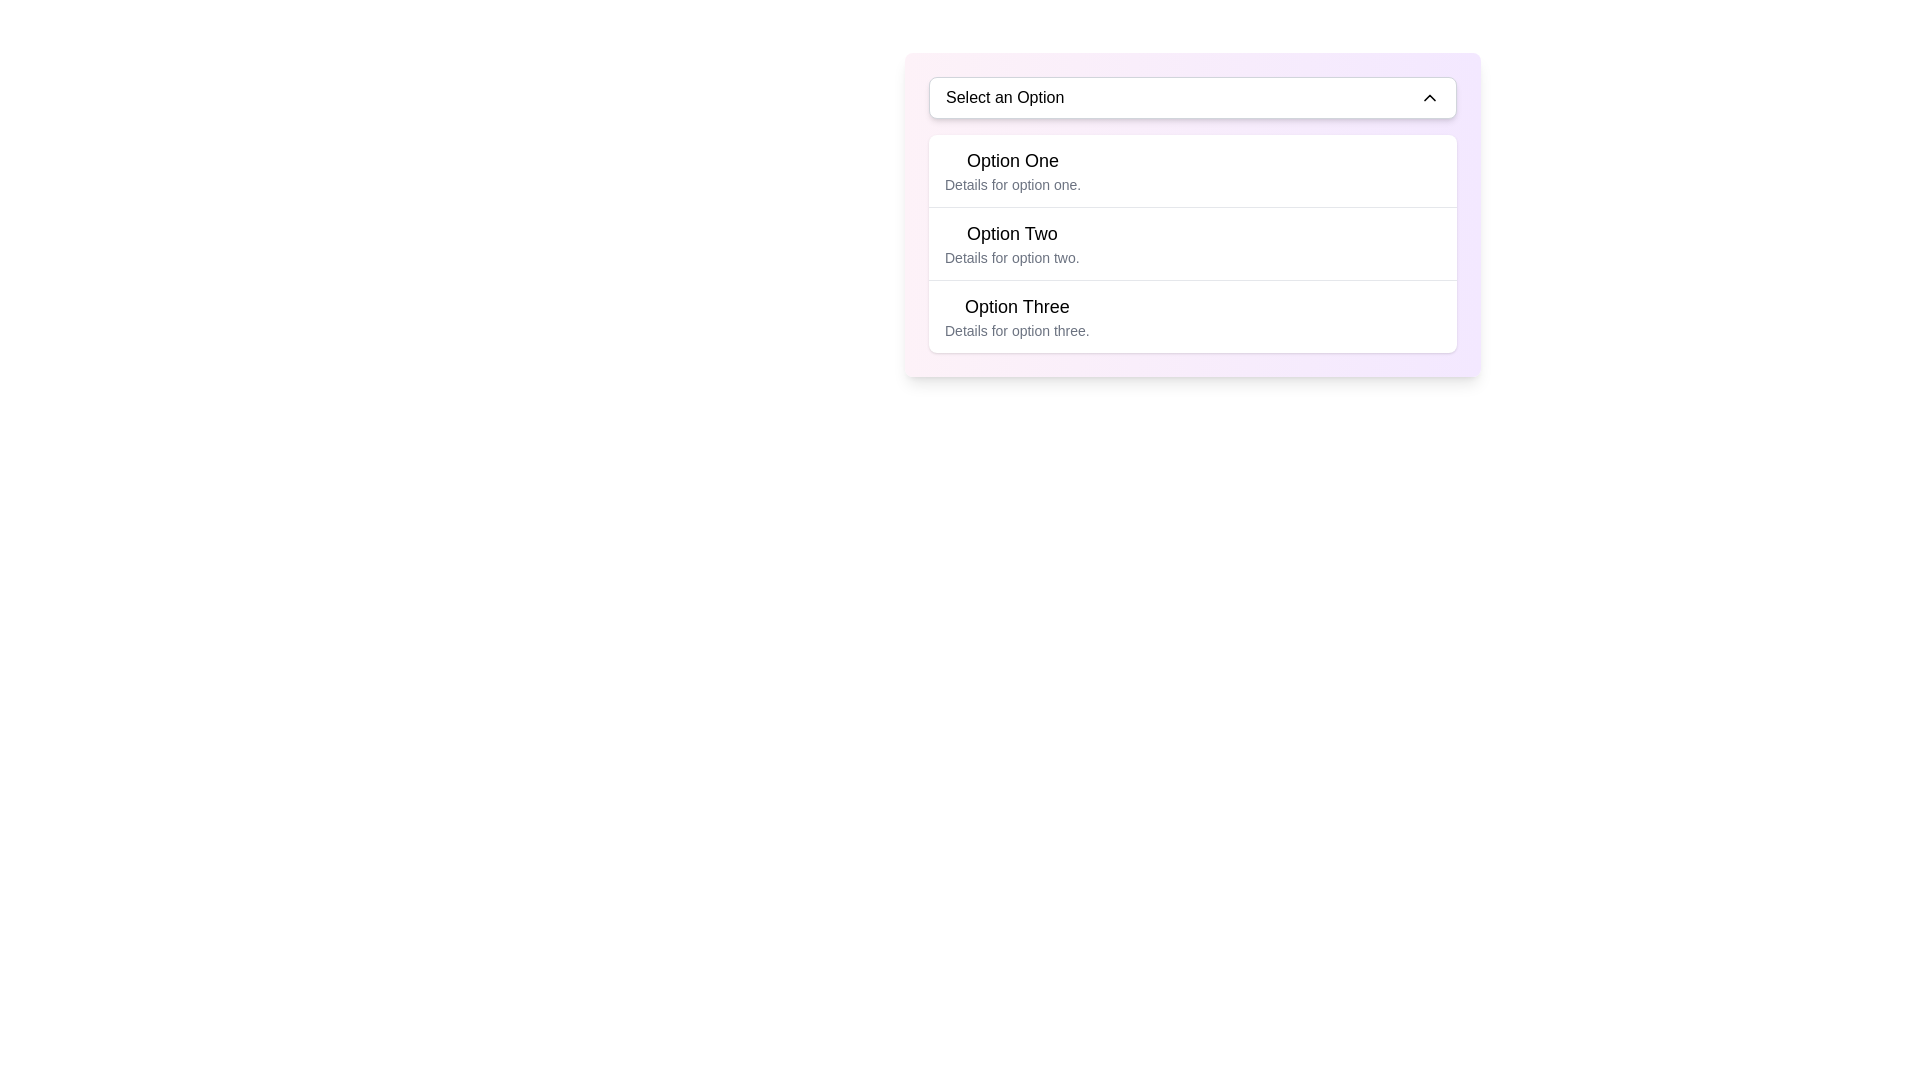  Describe the element at coordinates (1012, 257) in the screenshot. I see `the text label that reads 'Details for option two.' which is styled in small gray font and appears under the main text 'Option Two' in the dropdown interface` at that location.